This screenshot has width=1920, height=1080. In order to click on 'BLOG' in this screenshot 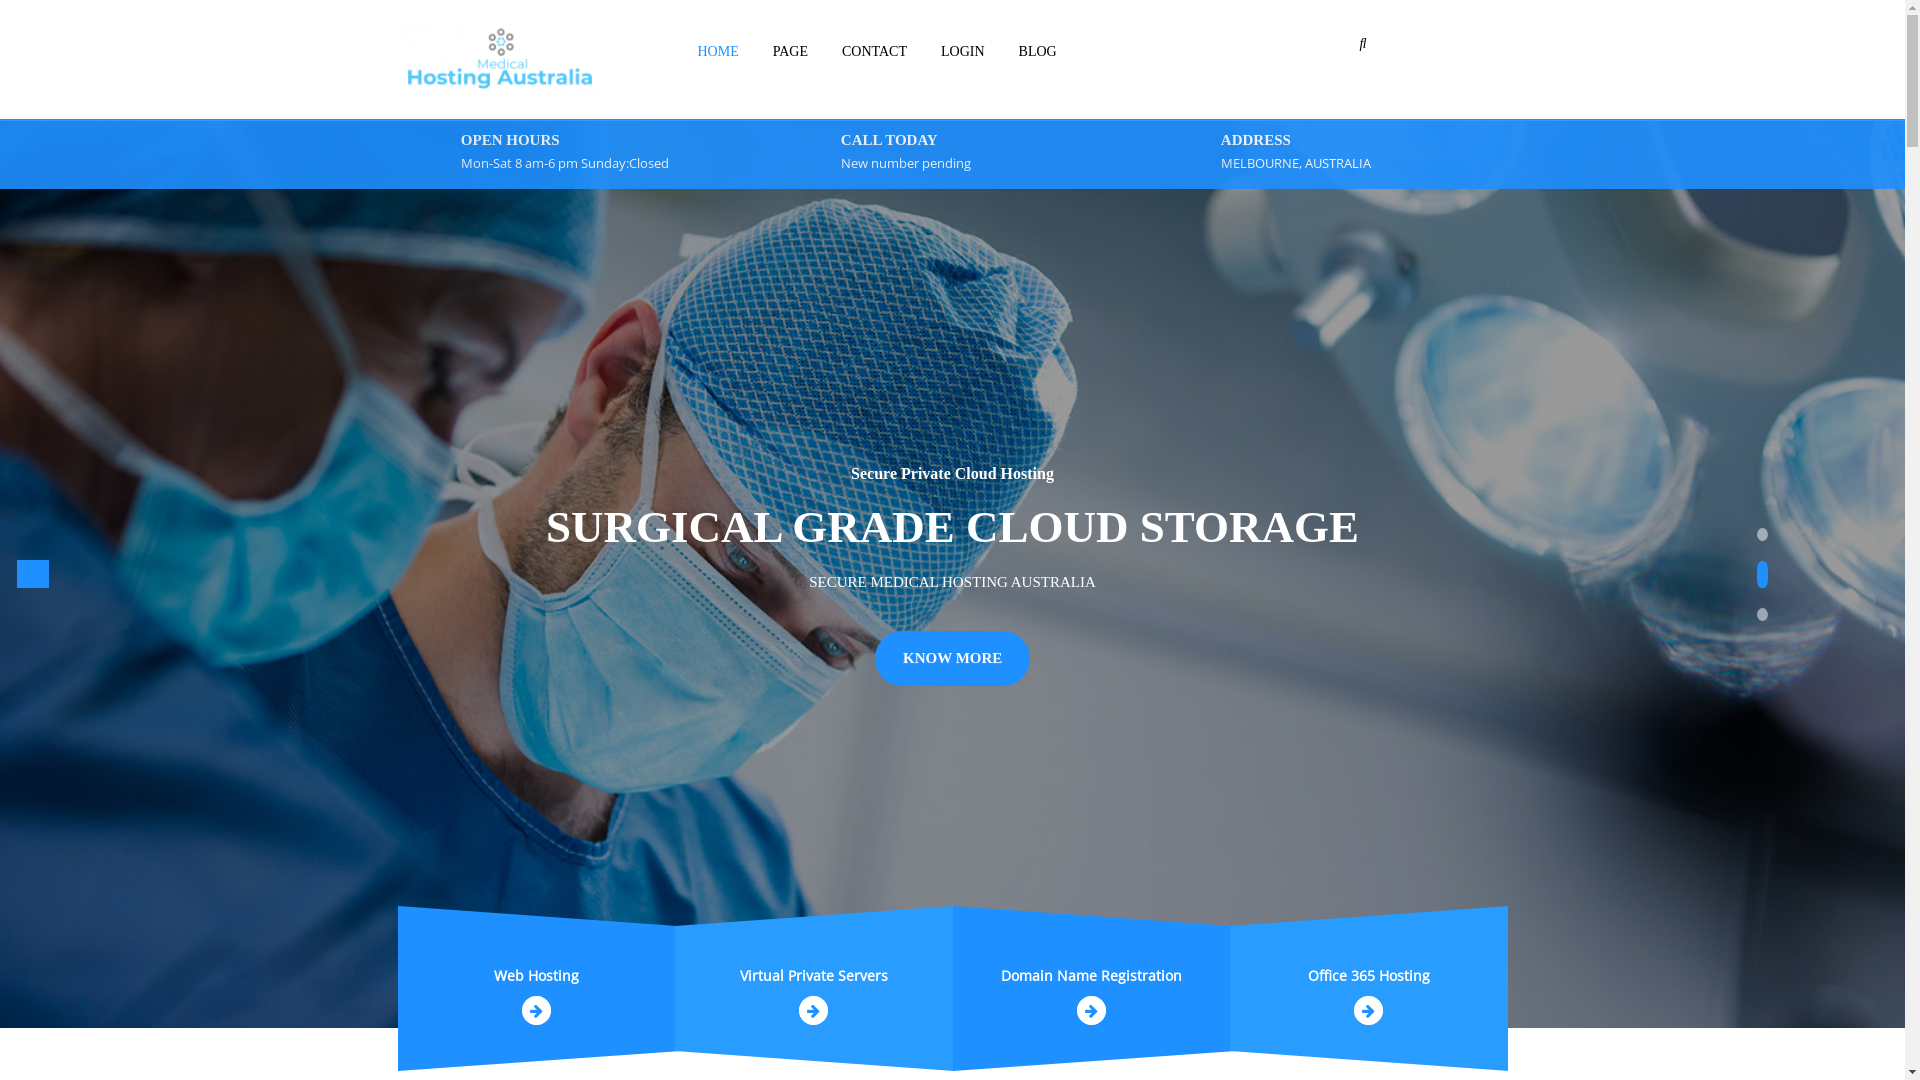, I will do `click(1037, 50)`.